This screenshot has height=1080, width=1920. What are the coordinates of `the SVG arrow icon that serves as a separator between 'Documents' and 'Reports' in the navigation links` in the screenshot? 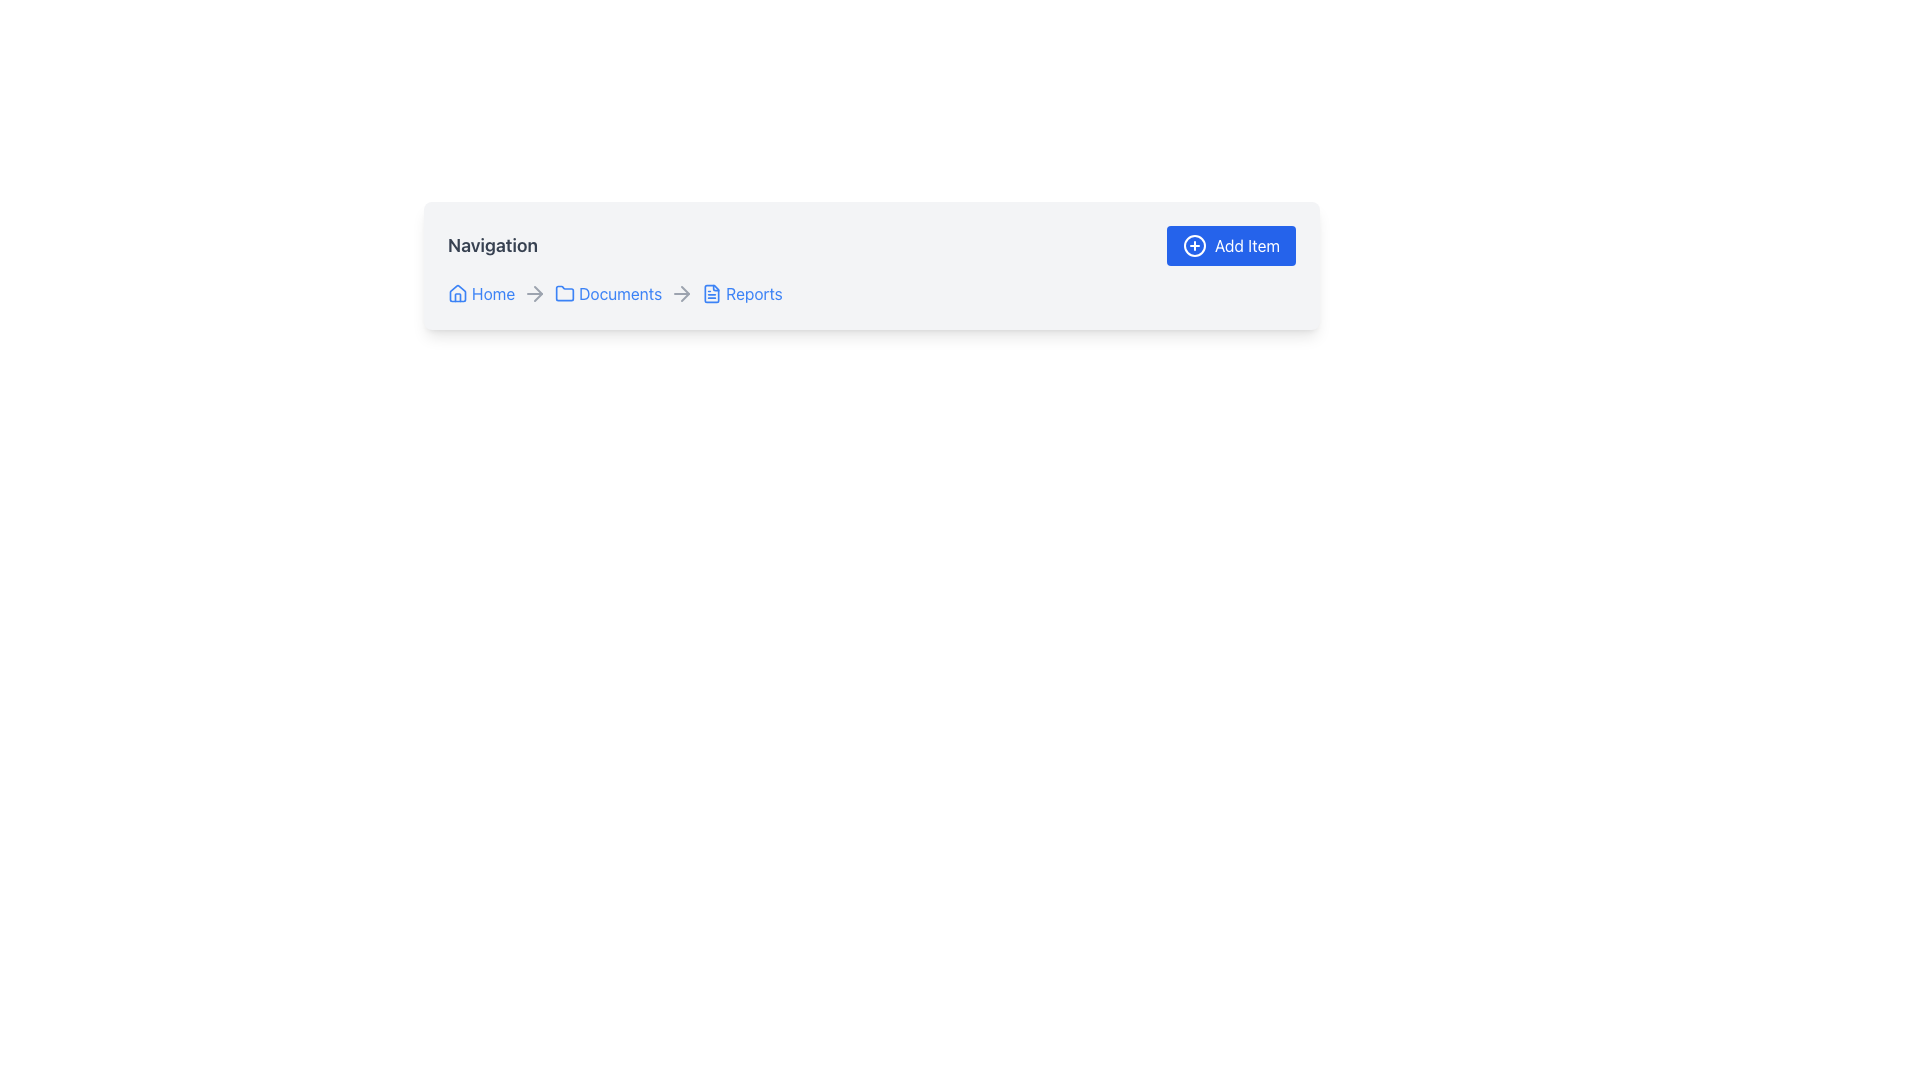 It's located at (538, 293).